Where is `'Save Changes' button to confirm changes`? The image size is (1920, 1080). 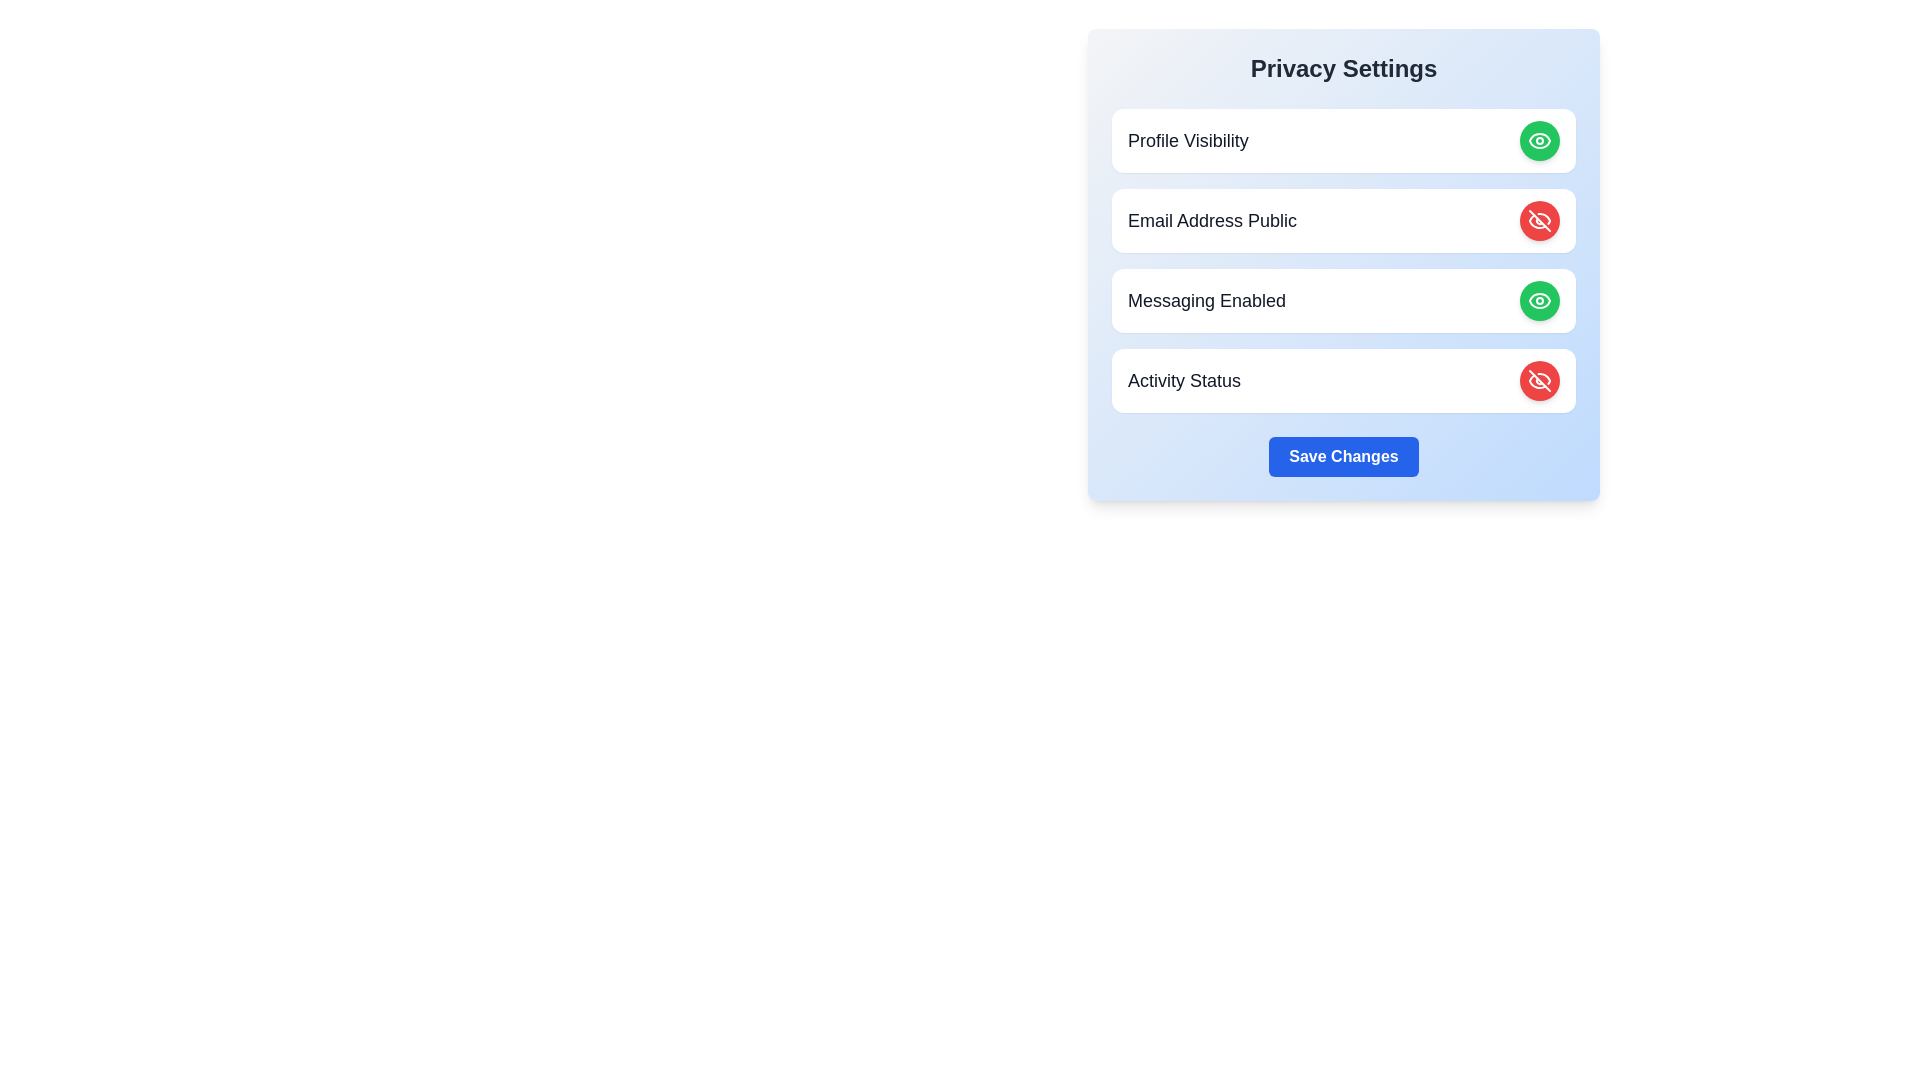
'Save Changes' button to confirm changes is located at coordinates (1344, 456).